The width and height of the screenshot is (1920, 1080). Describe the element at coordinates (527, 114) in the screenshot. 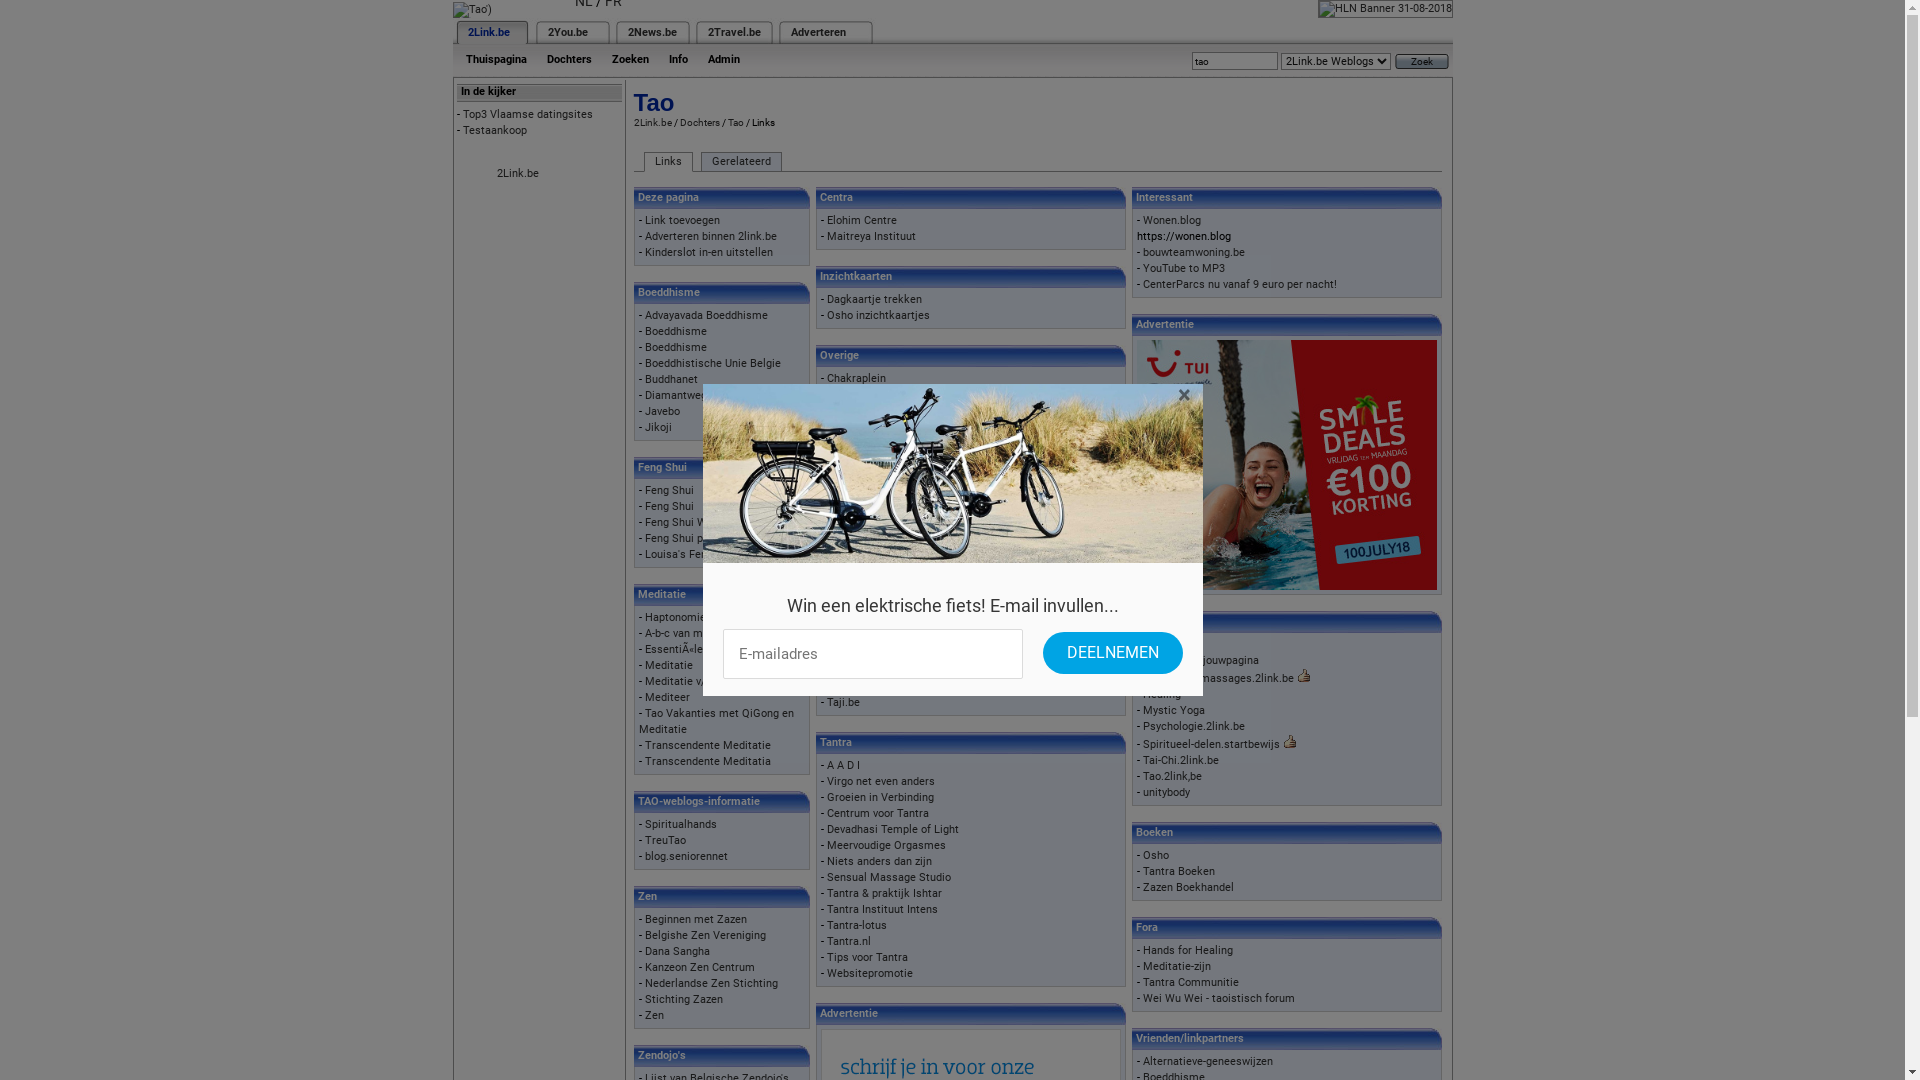

I see `'Top3 Vlaamse datingsites'` at that location.